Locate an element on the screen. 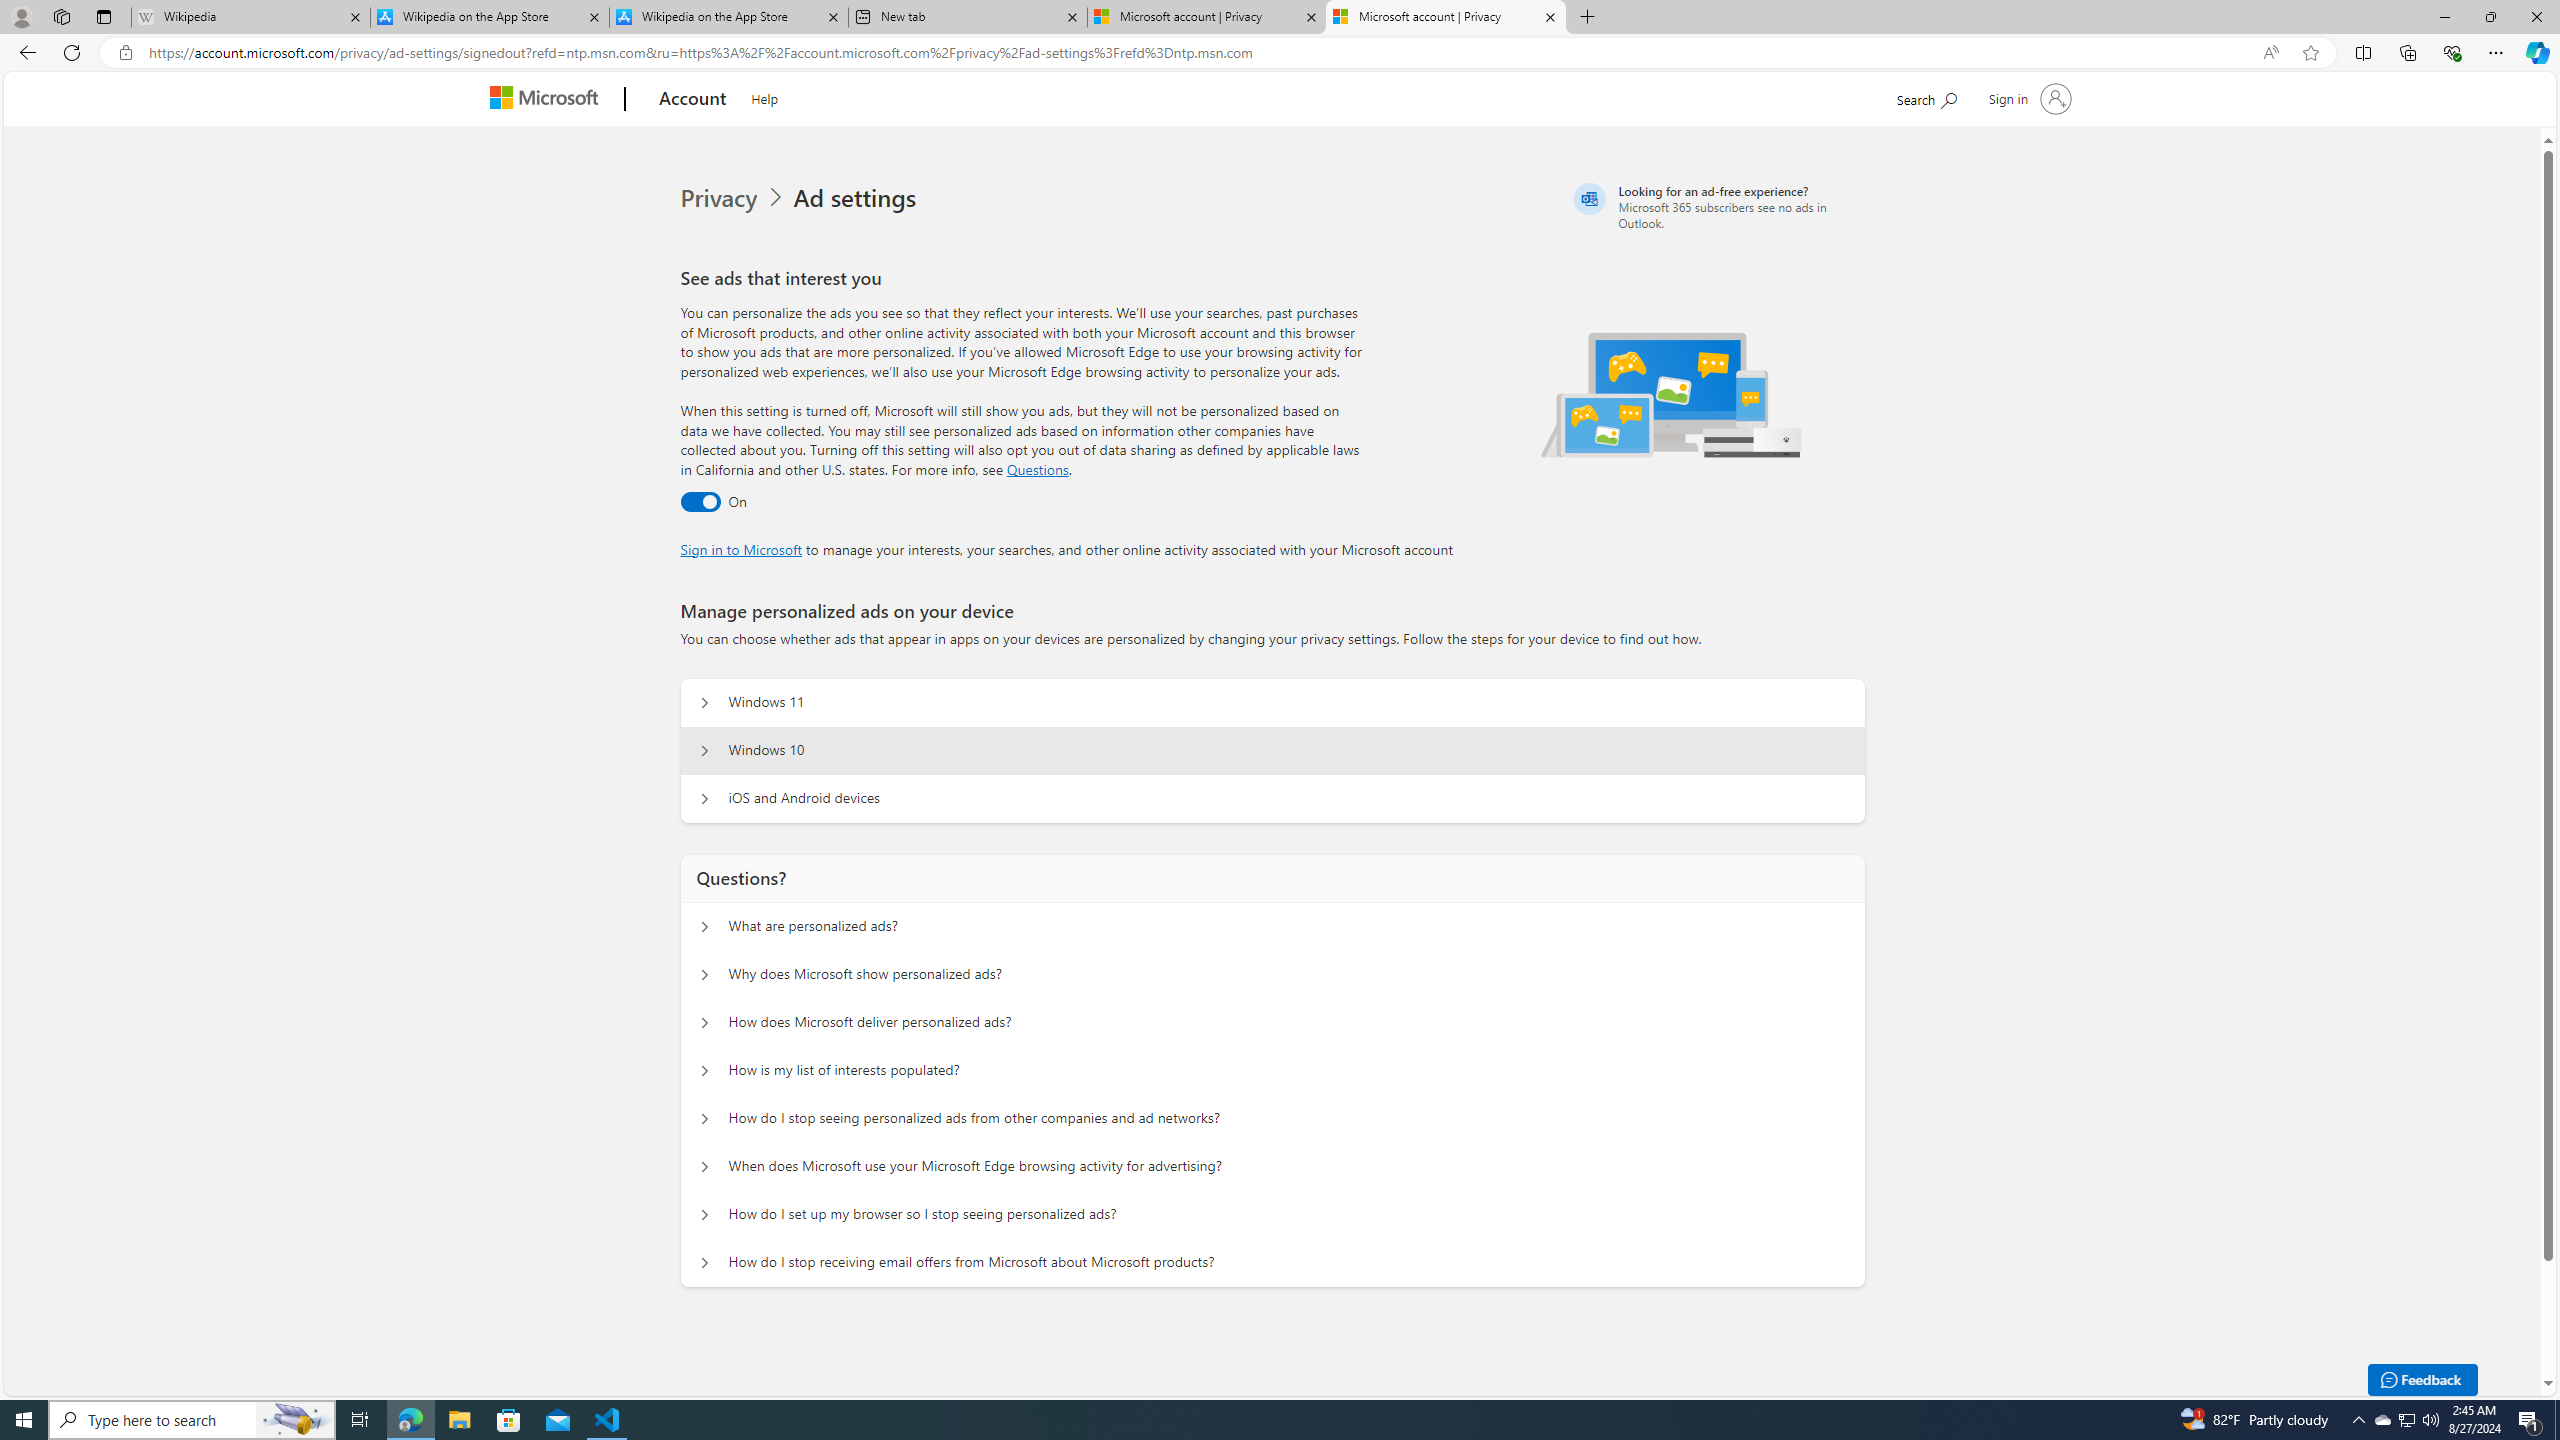 This screenshot has height=1440, width=2560. 'Help' is located at coordinates (763, 95).